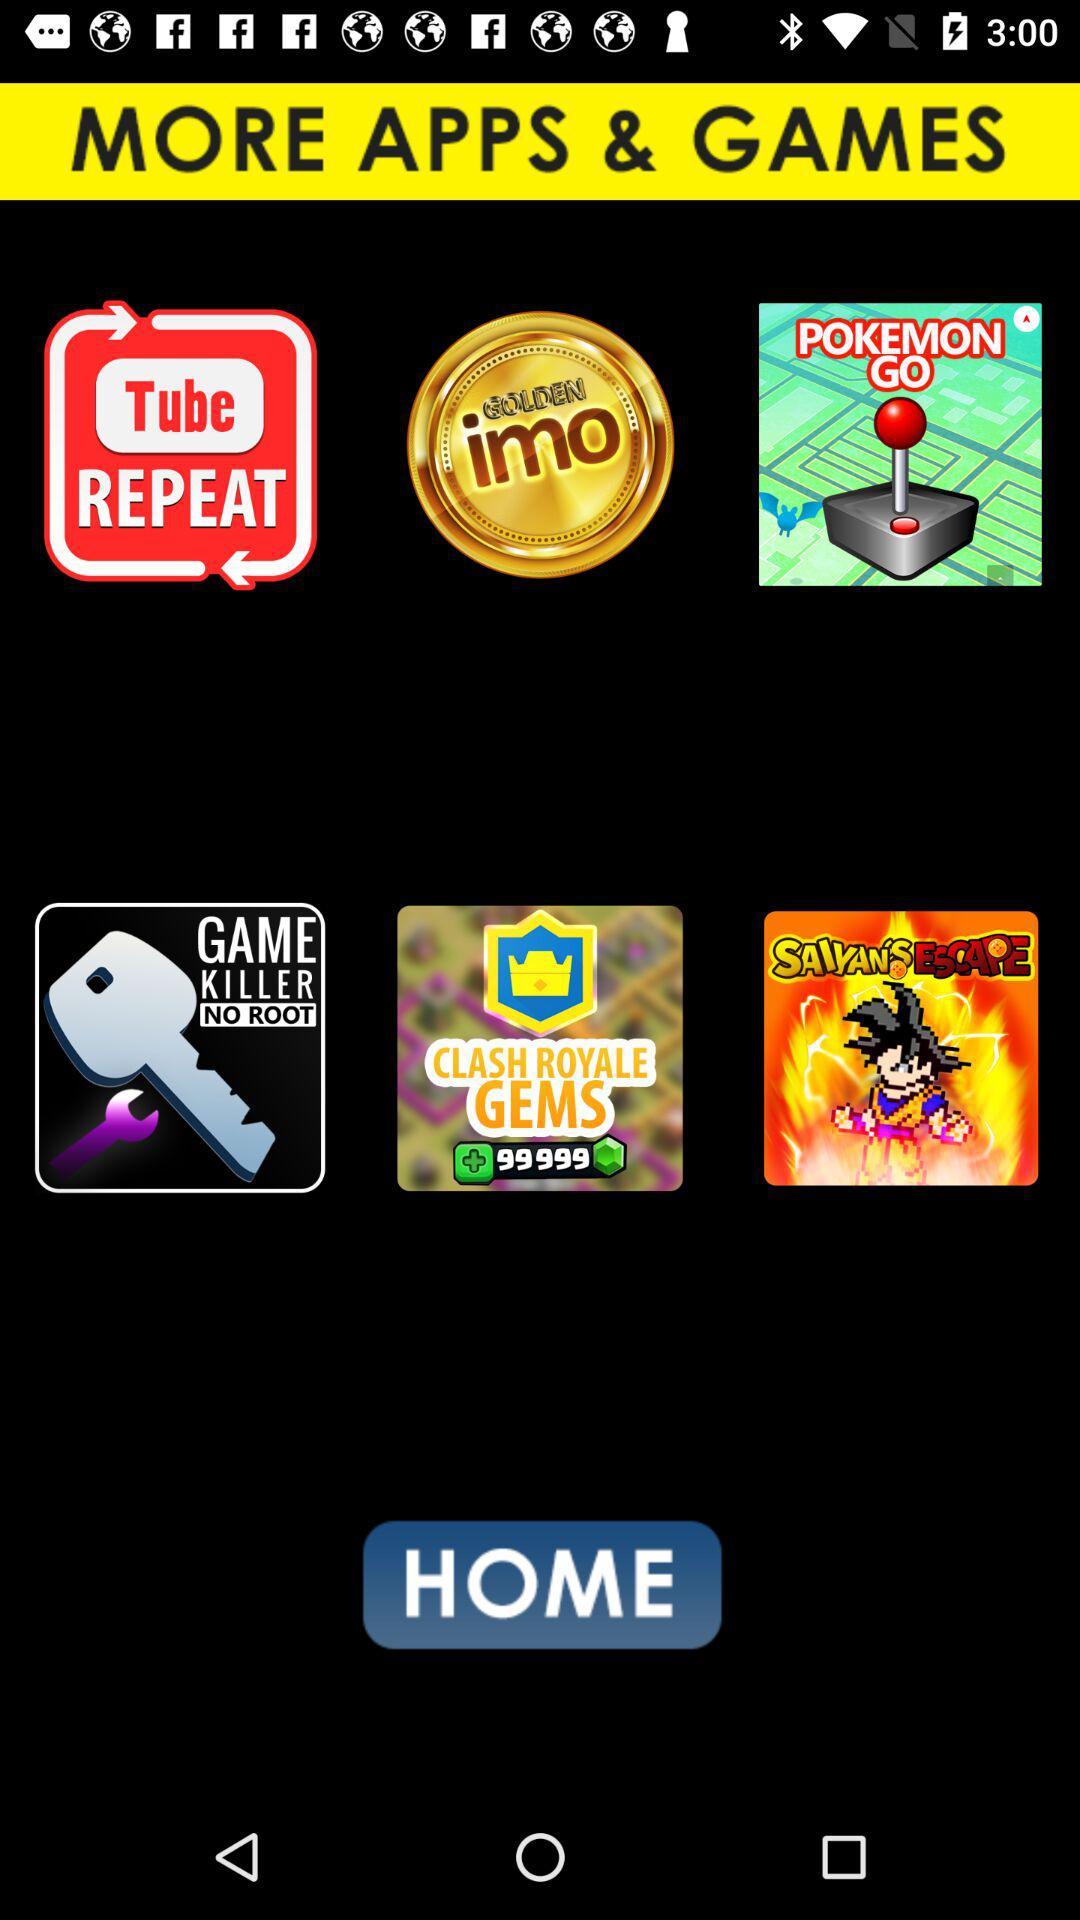 The height and width of the screenshot is (1920, 1080). I want to click on play/install saivans escape, so click(898, 1047).